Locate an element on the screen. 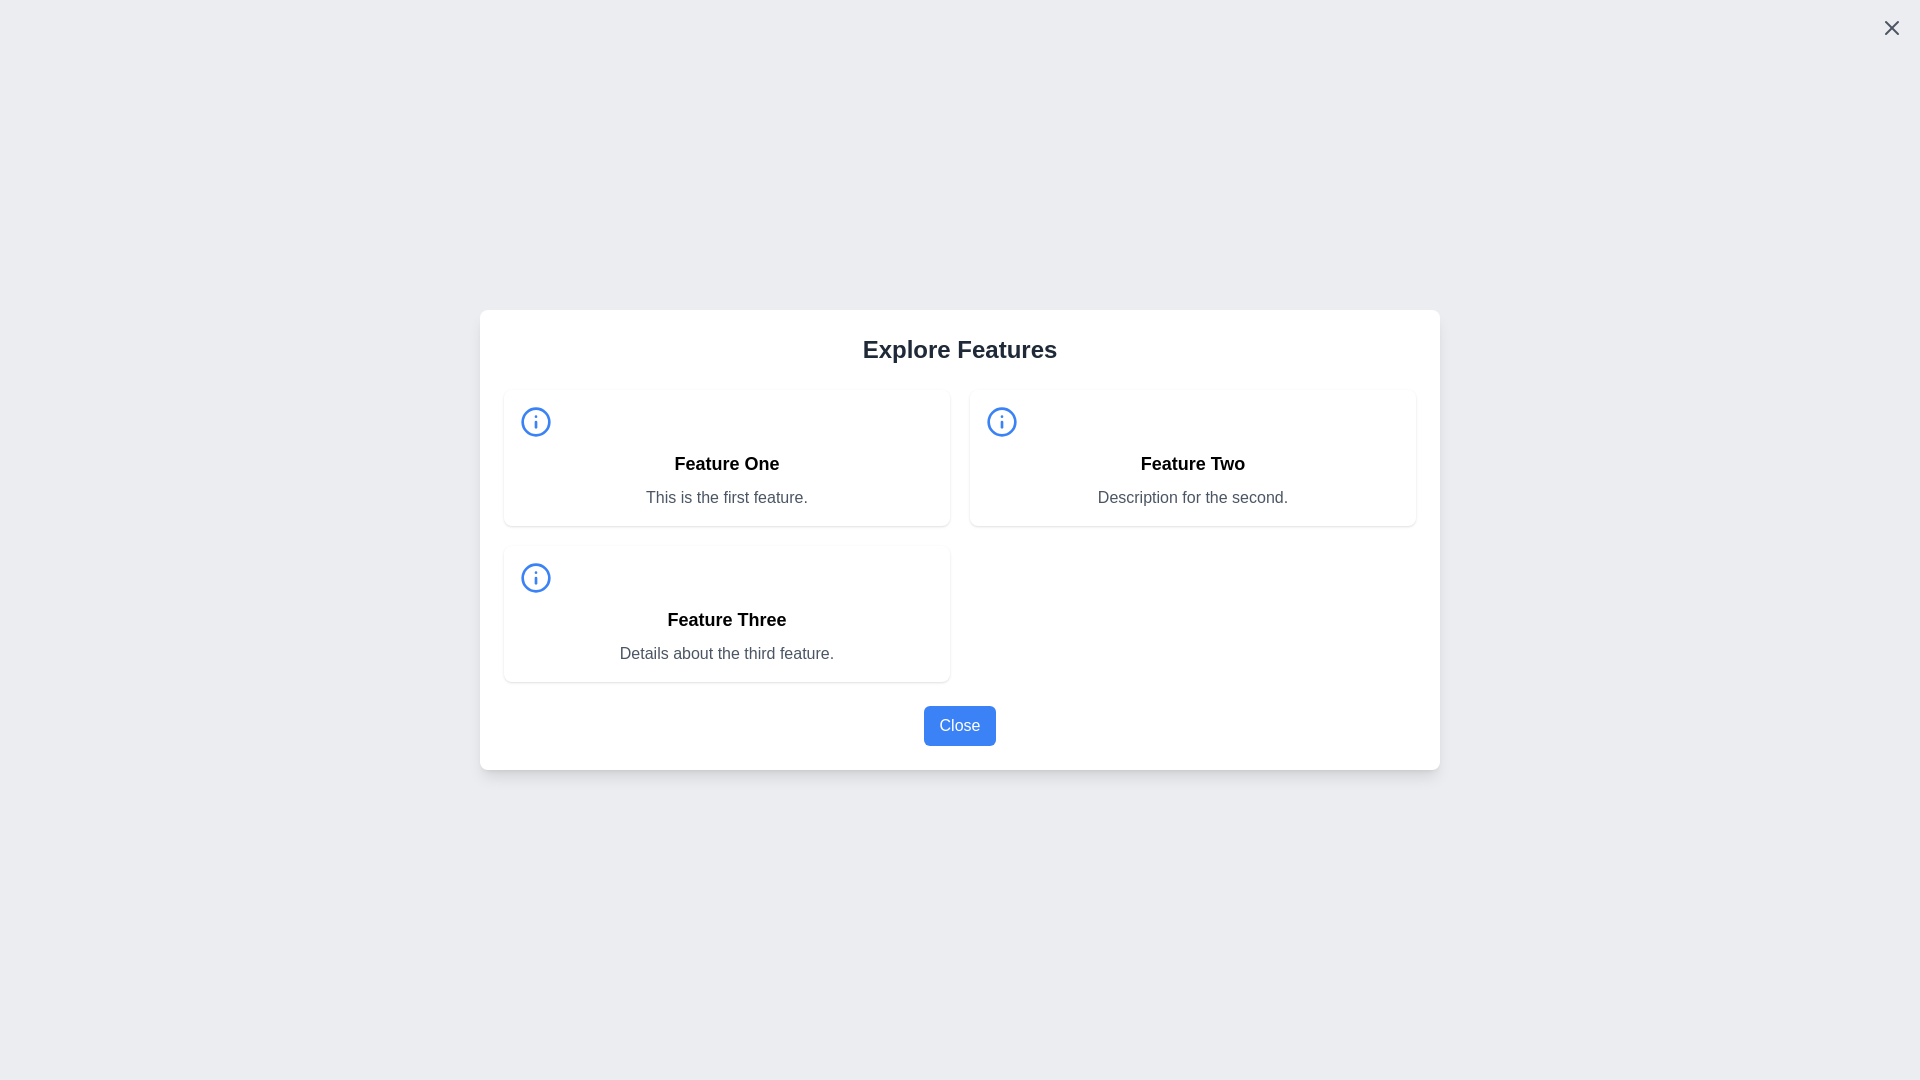 The height and width of the screenshot is (1080, 1920). the informational indicator icon located at the top-left corner of the 'Feature One' card, aligned with the title text is located at coordinates (536, 420).